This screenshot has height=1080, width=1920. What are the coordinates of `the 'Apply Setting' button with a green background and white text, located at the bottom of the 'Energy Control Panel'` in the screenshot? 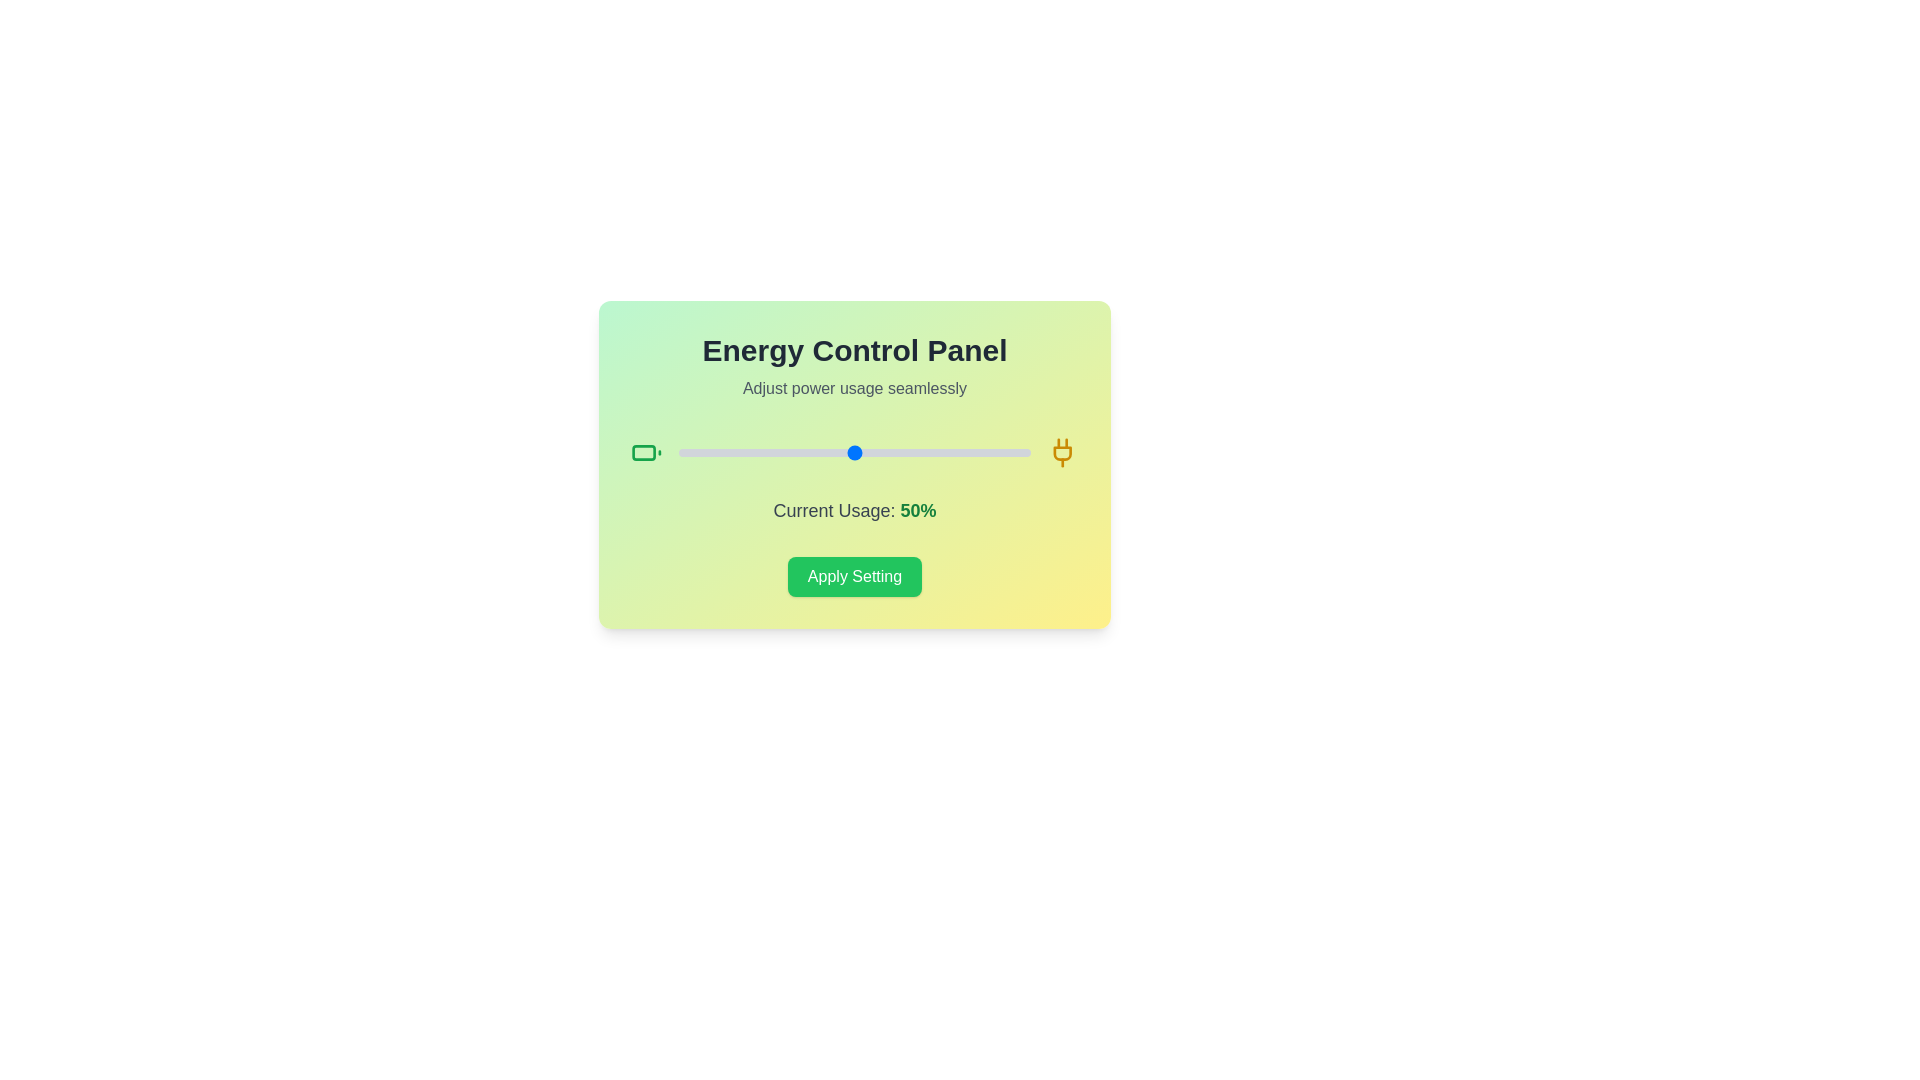 It's located at (854, 577).